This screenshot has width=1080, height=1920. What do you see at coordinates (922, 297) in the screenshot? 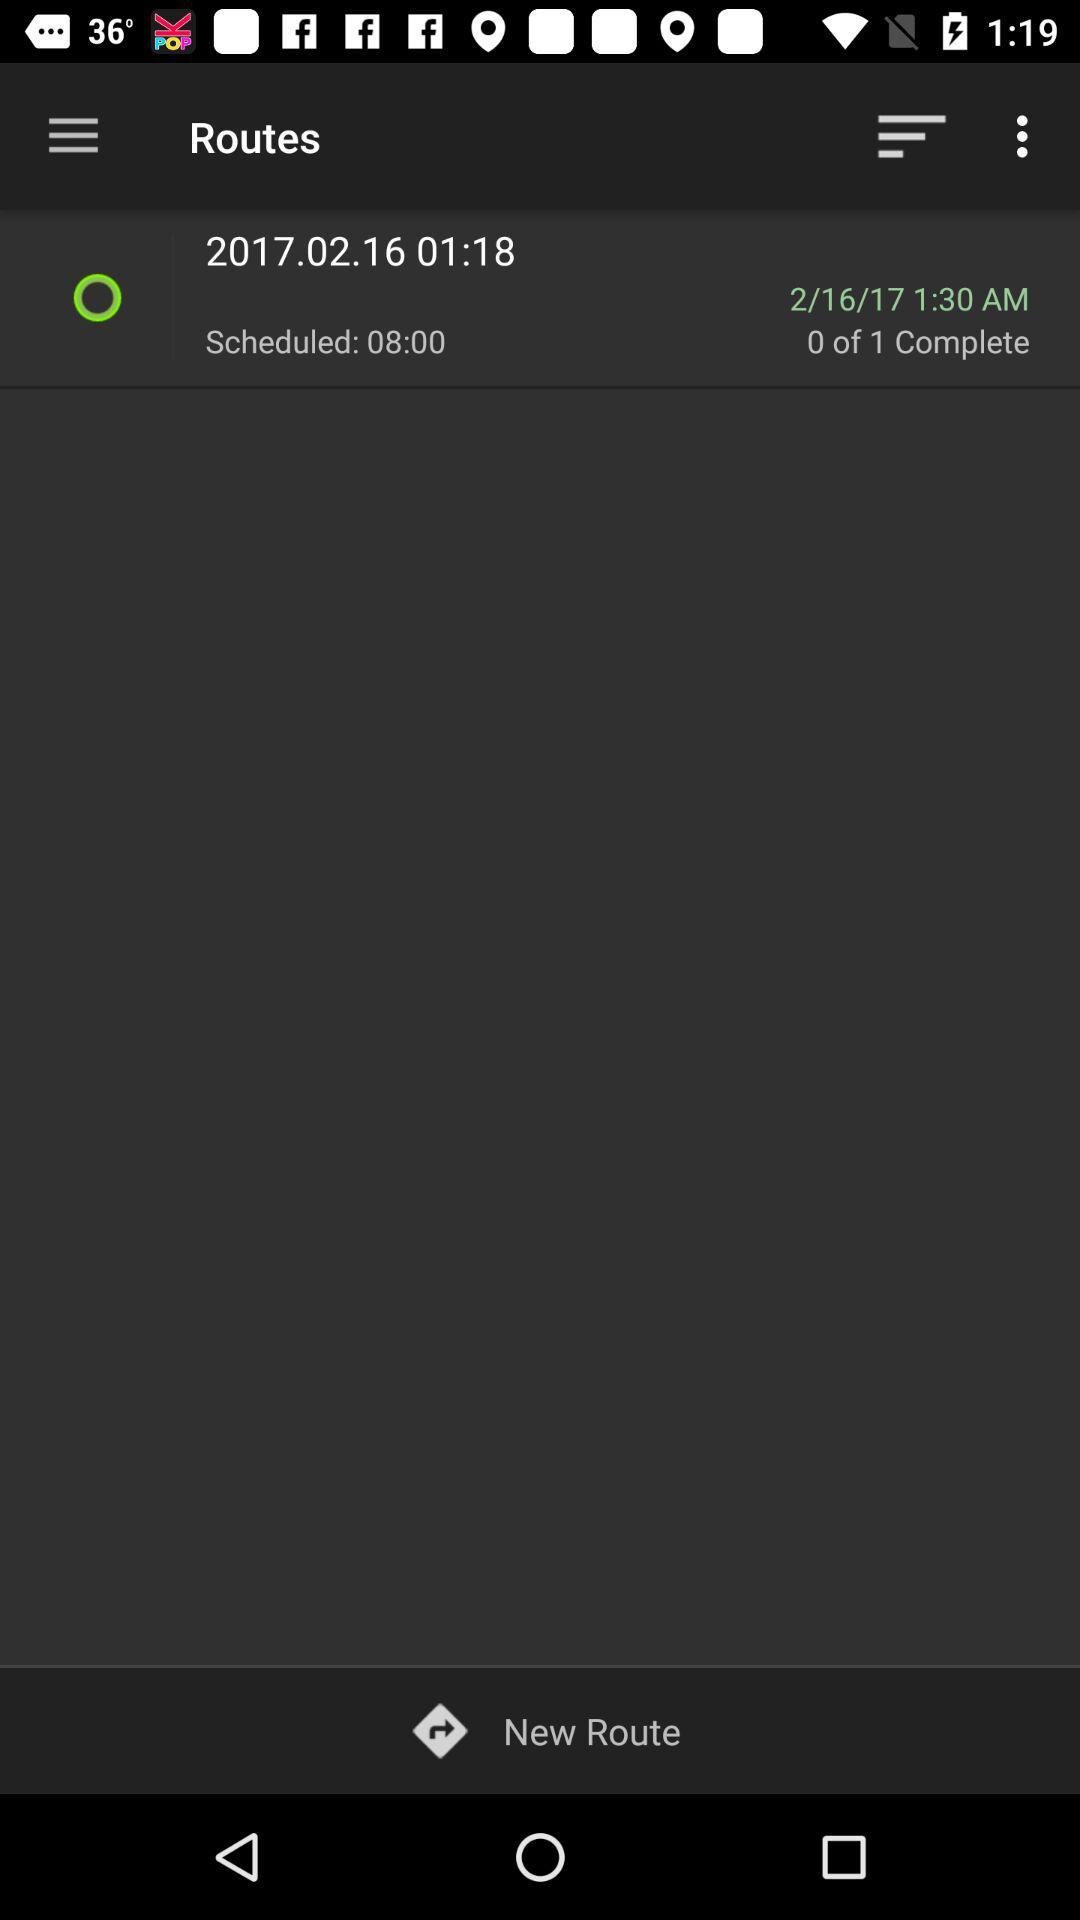
I see `the item below the 2017 02 16 item` at bounding box center [922, 297].